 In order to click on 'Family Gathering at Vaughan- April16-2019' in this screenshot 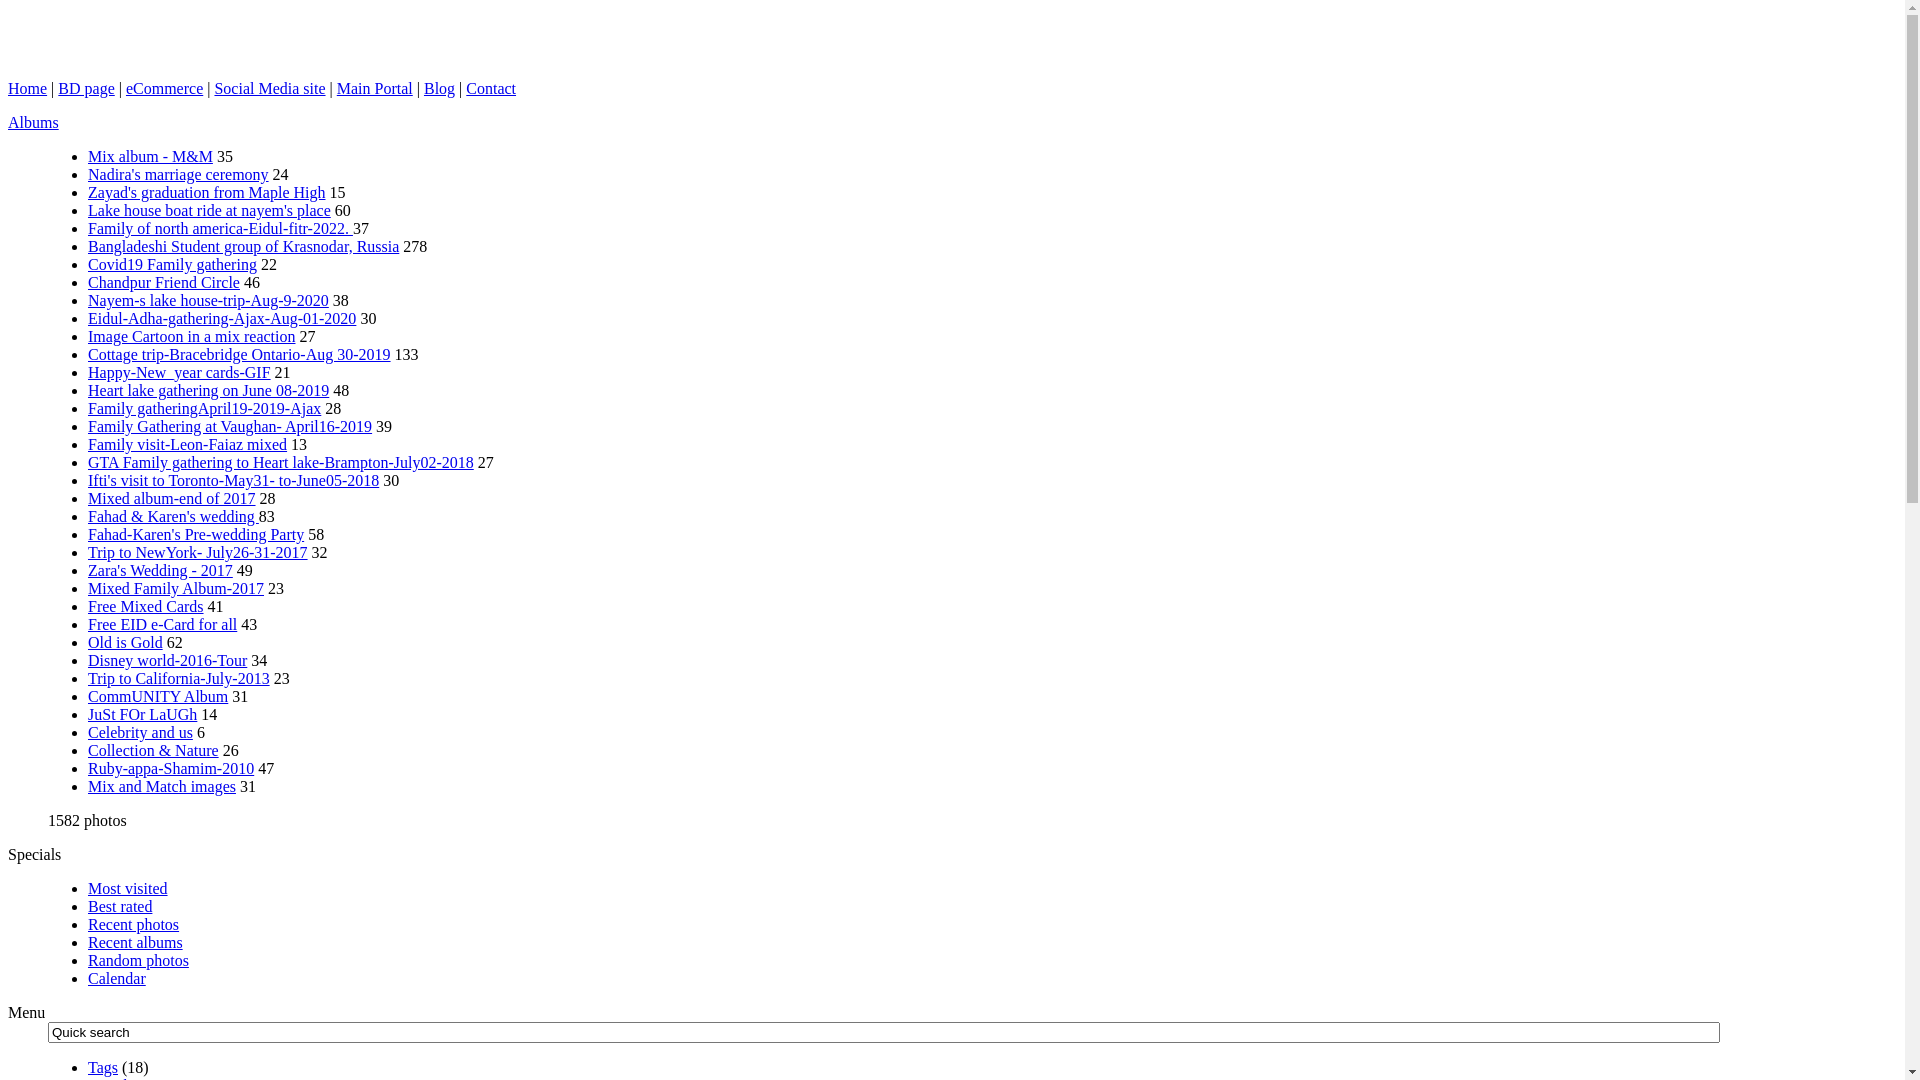, I will do `click(230, 425)`.